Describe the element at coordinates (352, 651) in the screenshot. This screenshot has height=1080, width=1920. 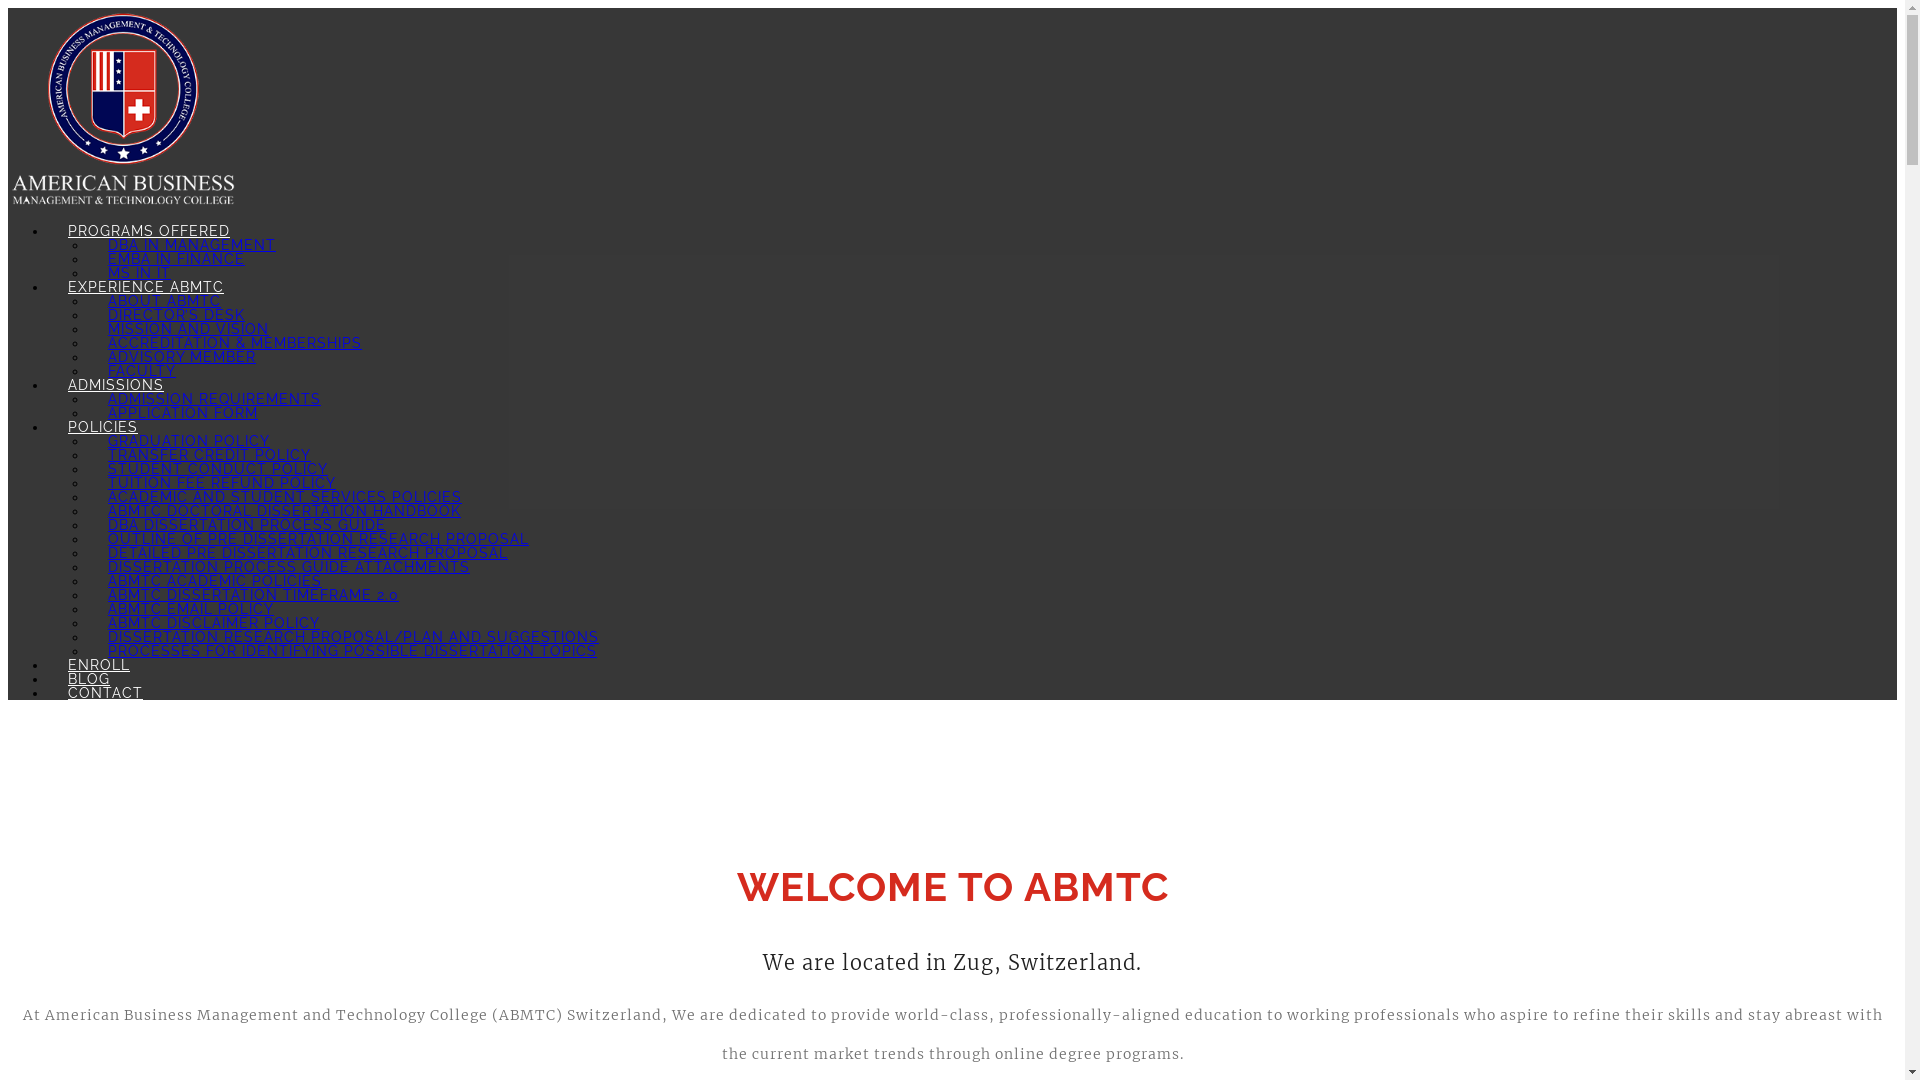
I see `'PROCESSES FOR IDENTIFYING POSSIBLE DISSERTATION TOPICS'` at that location.